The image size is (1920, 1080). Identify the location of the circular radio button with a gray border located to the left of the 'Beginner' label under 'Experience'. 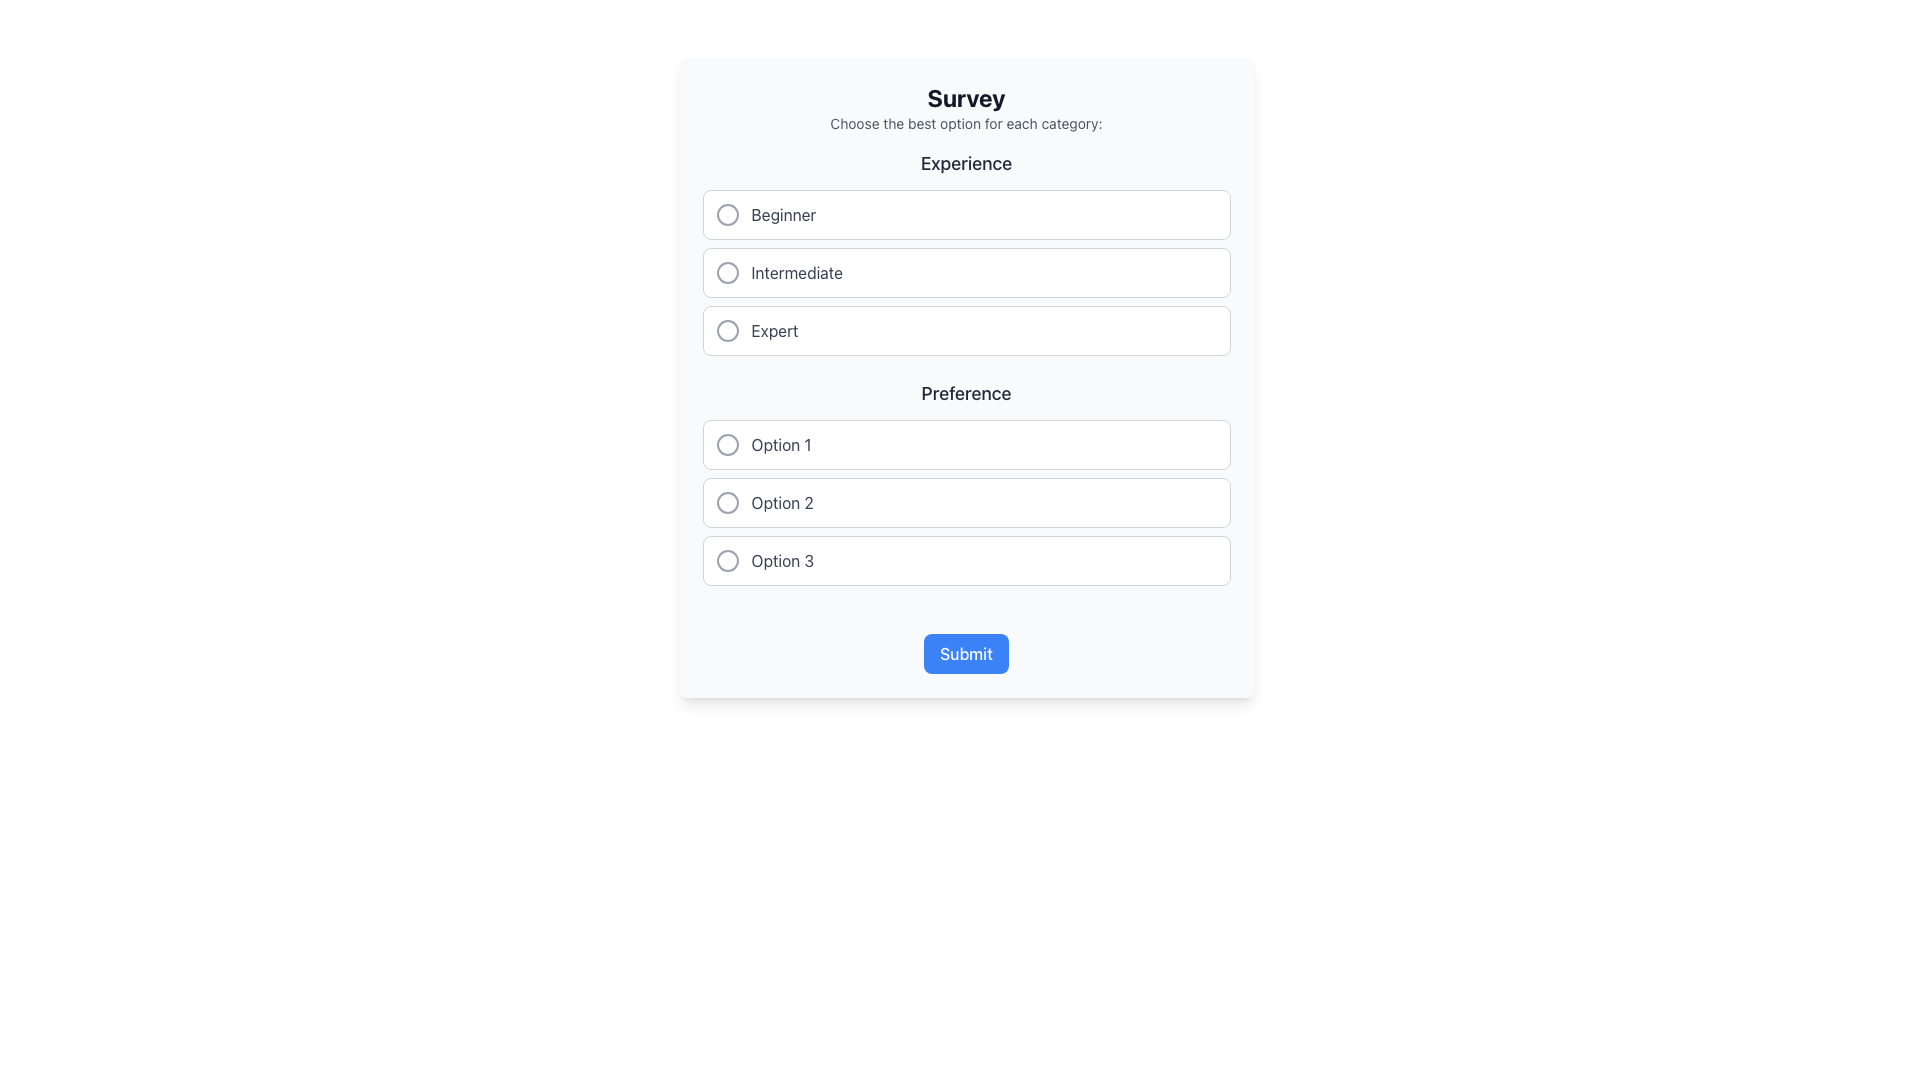
(726, 215).